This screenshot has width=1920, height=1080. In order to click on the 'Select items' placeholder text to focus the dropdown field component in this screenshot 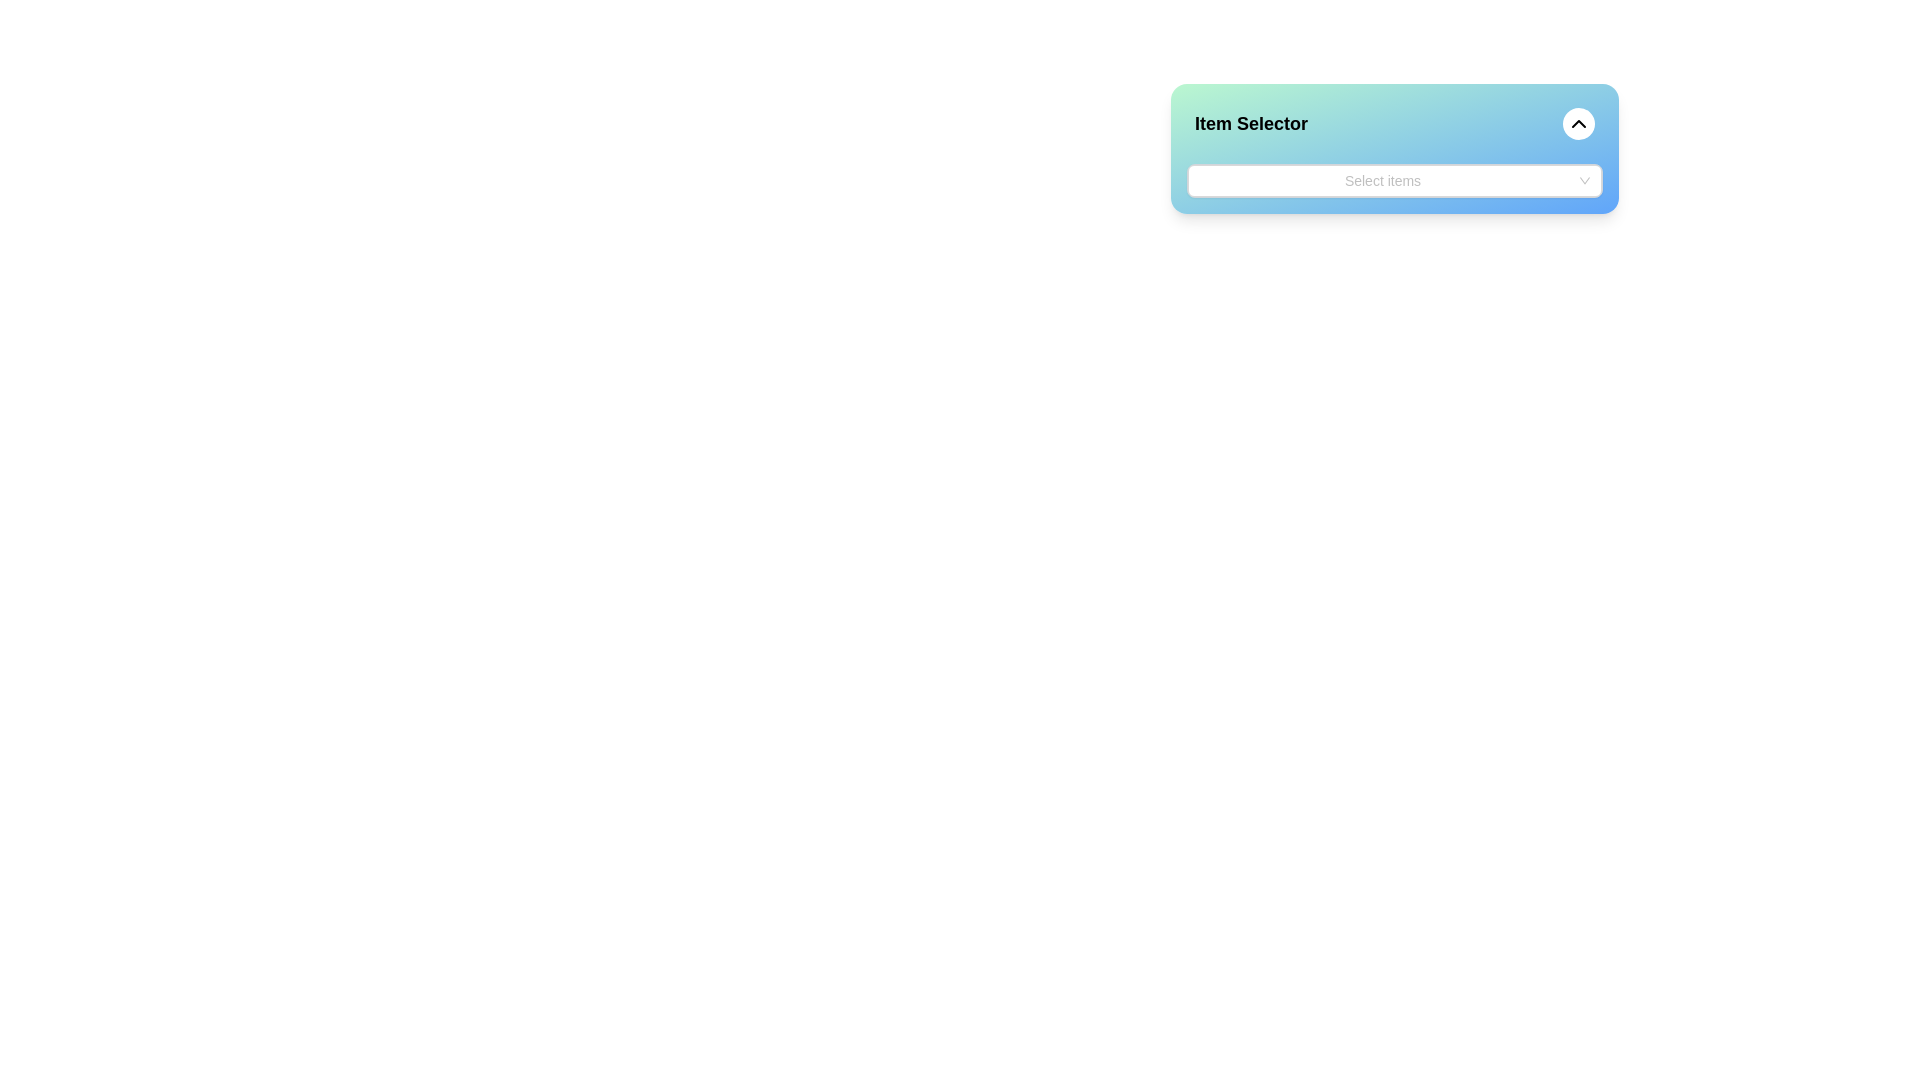, I will do `click(1381, 181)`.